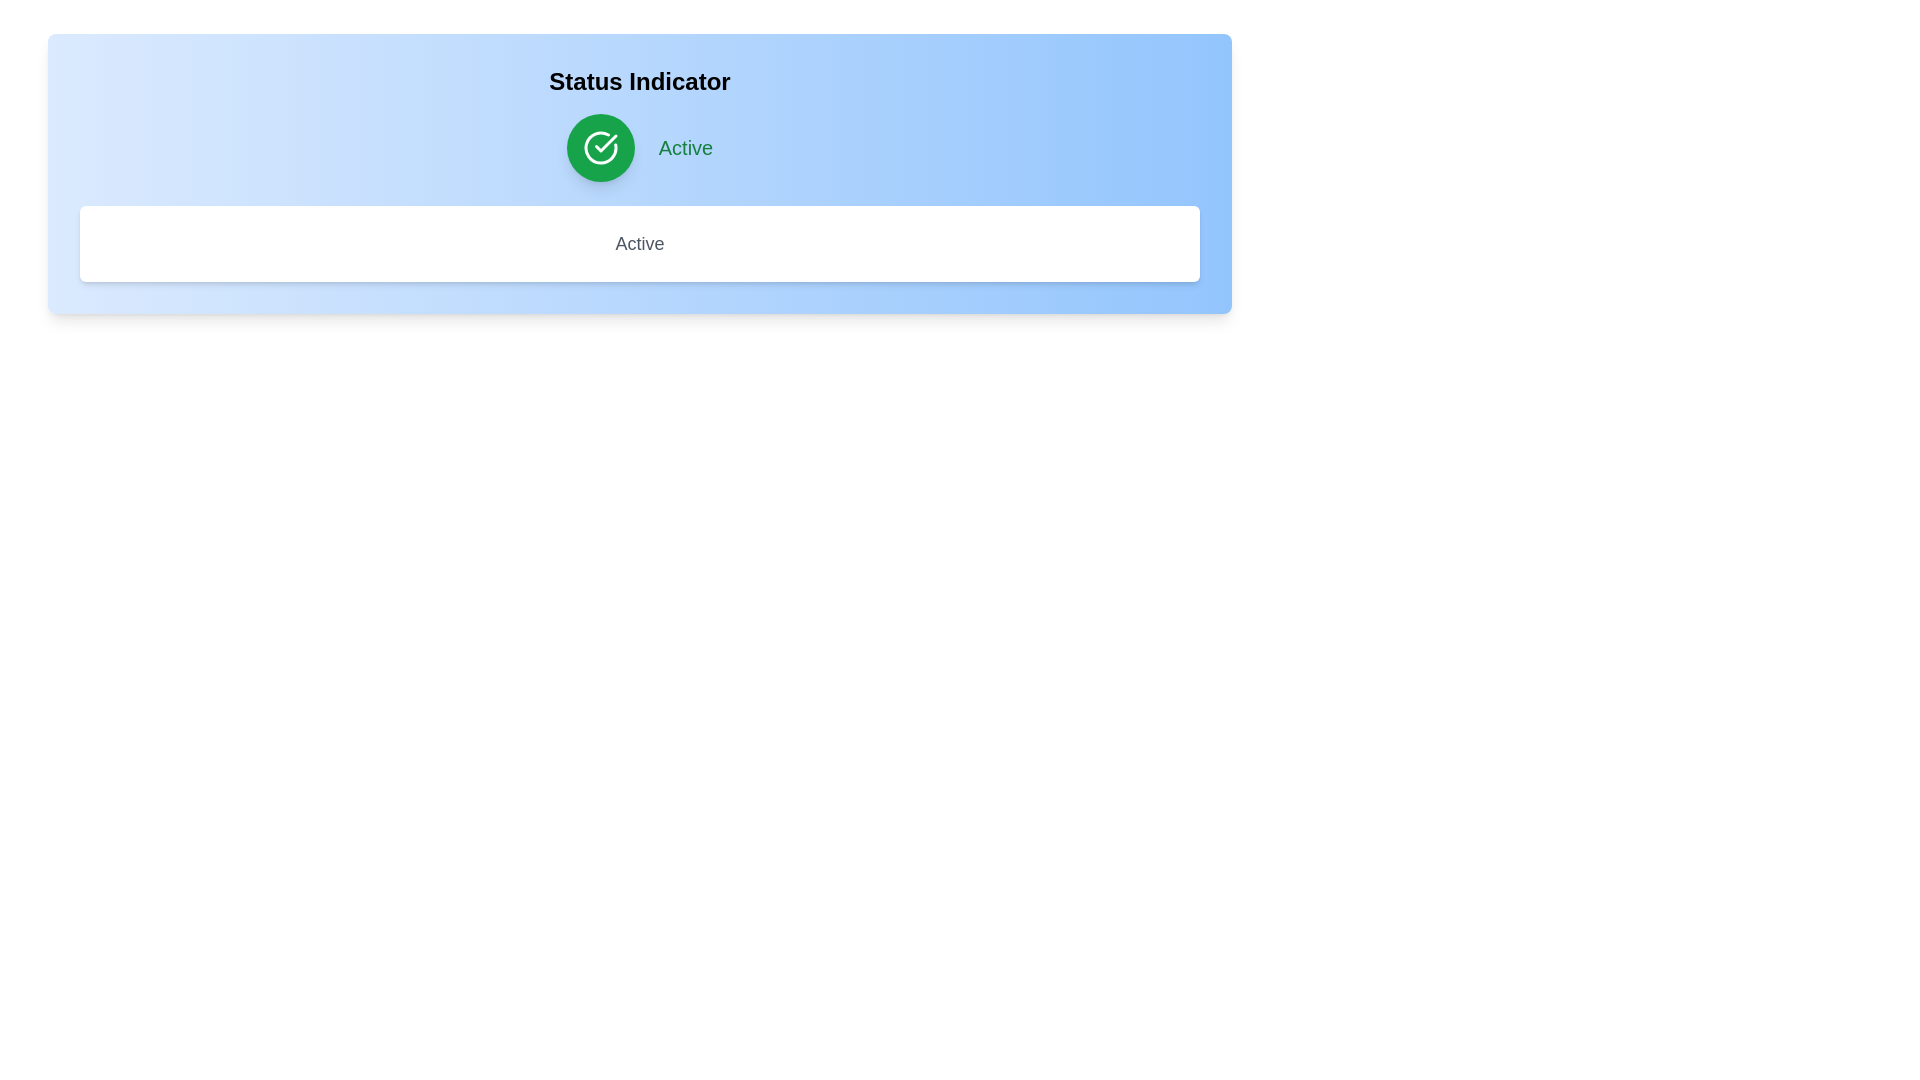 This screenshot has height=1080, width=1920. What do you see at coordinates (599, 146) in the screenshot?
I see `the button to observe the hover effect` at bounding box center [599, 146].